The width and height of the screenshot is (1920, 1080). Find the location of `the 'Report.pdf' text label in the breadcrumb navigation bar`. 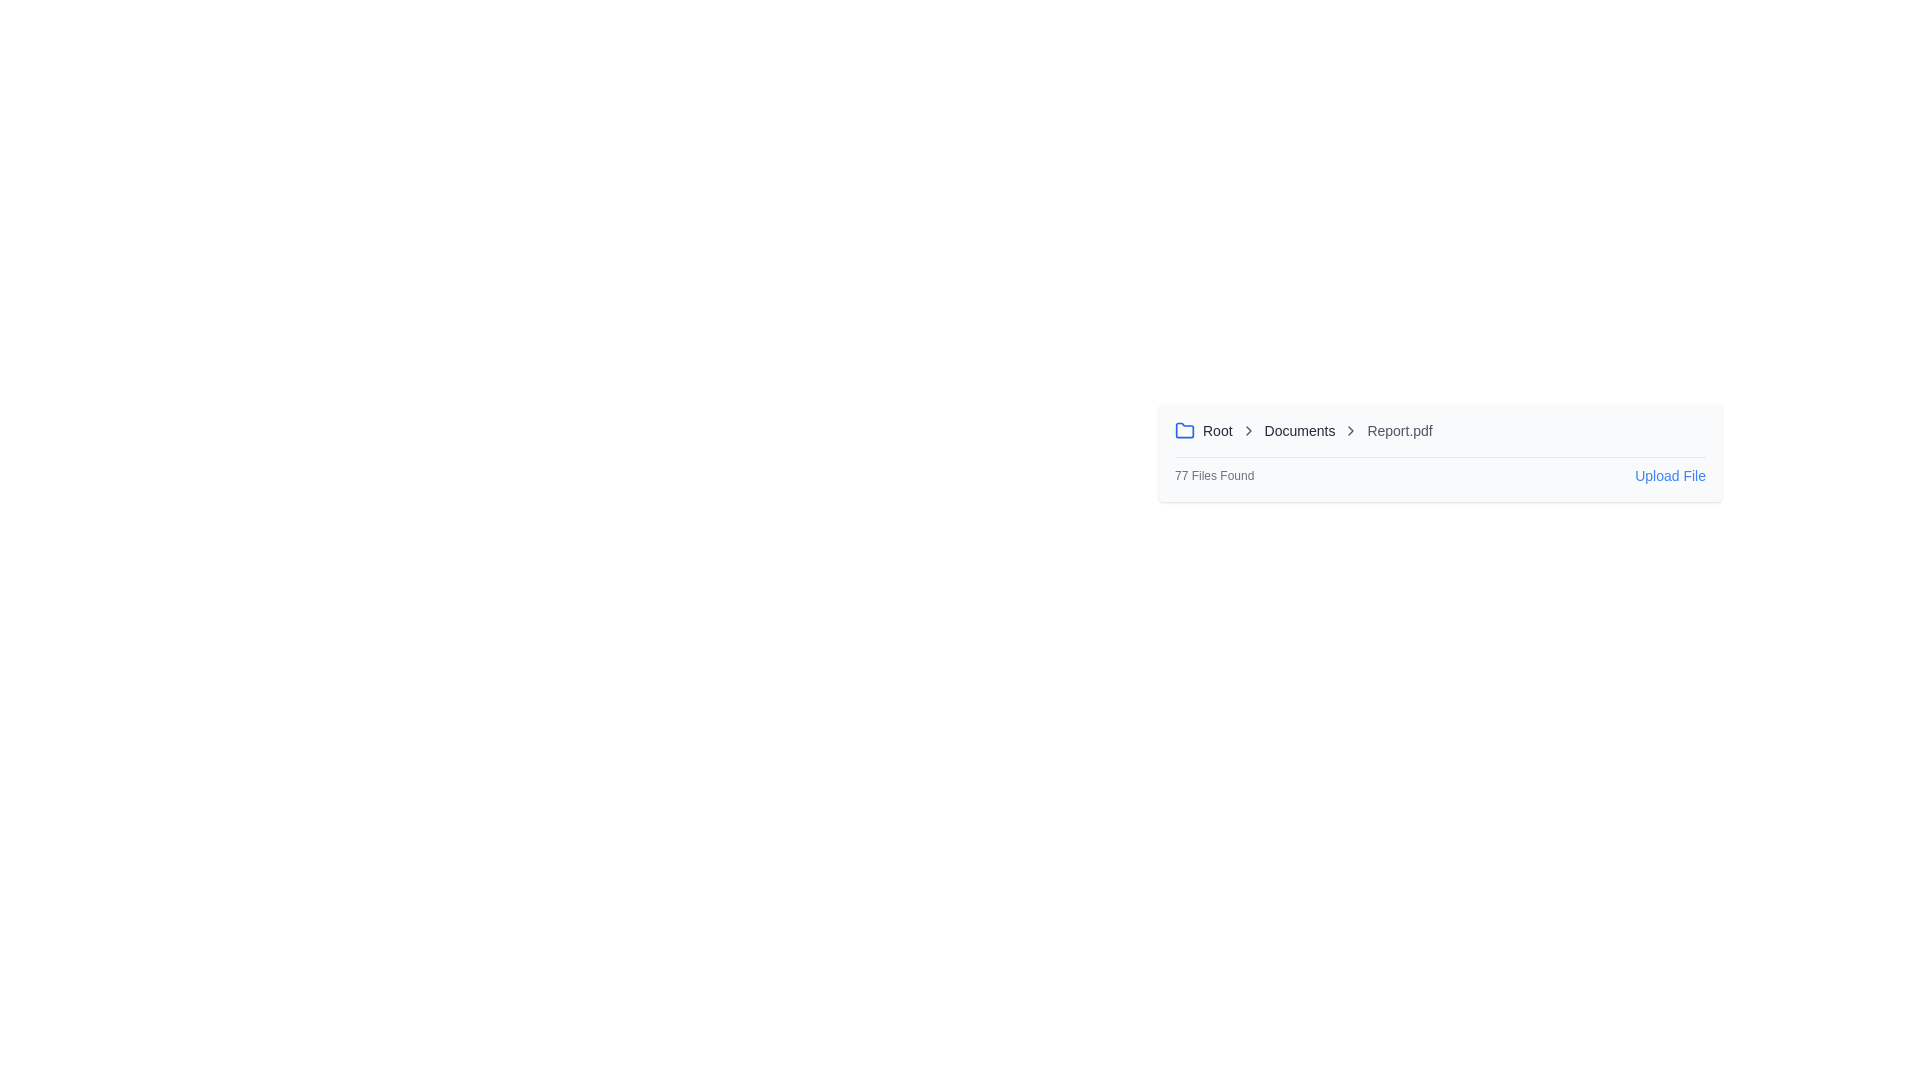

the 'Report.pdf' text label in the breadcrumb navigation bar is located at coordinates (1399, 430).